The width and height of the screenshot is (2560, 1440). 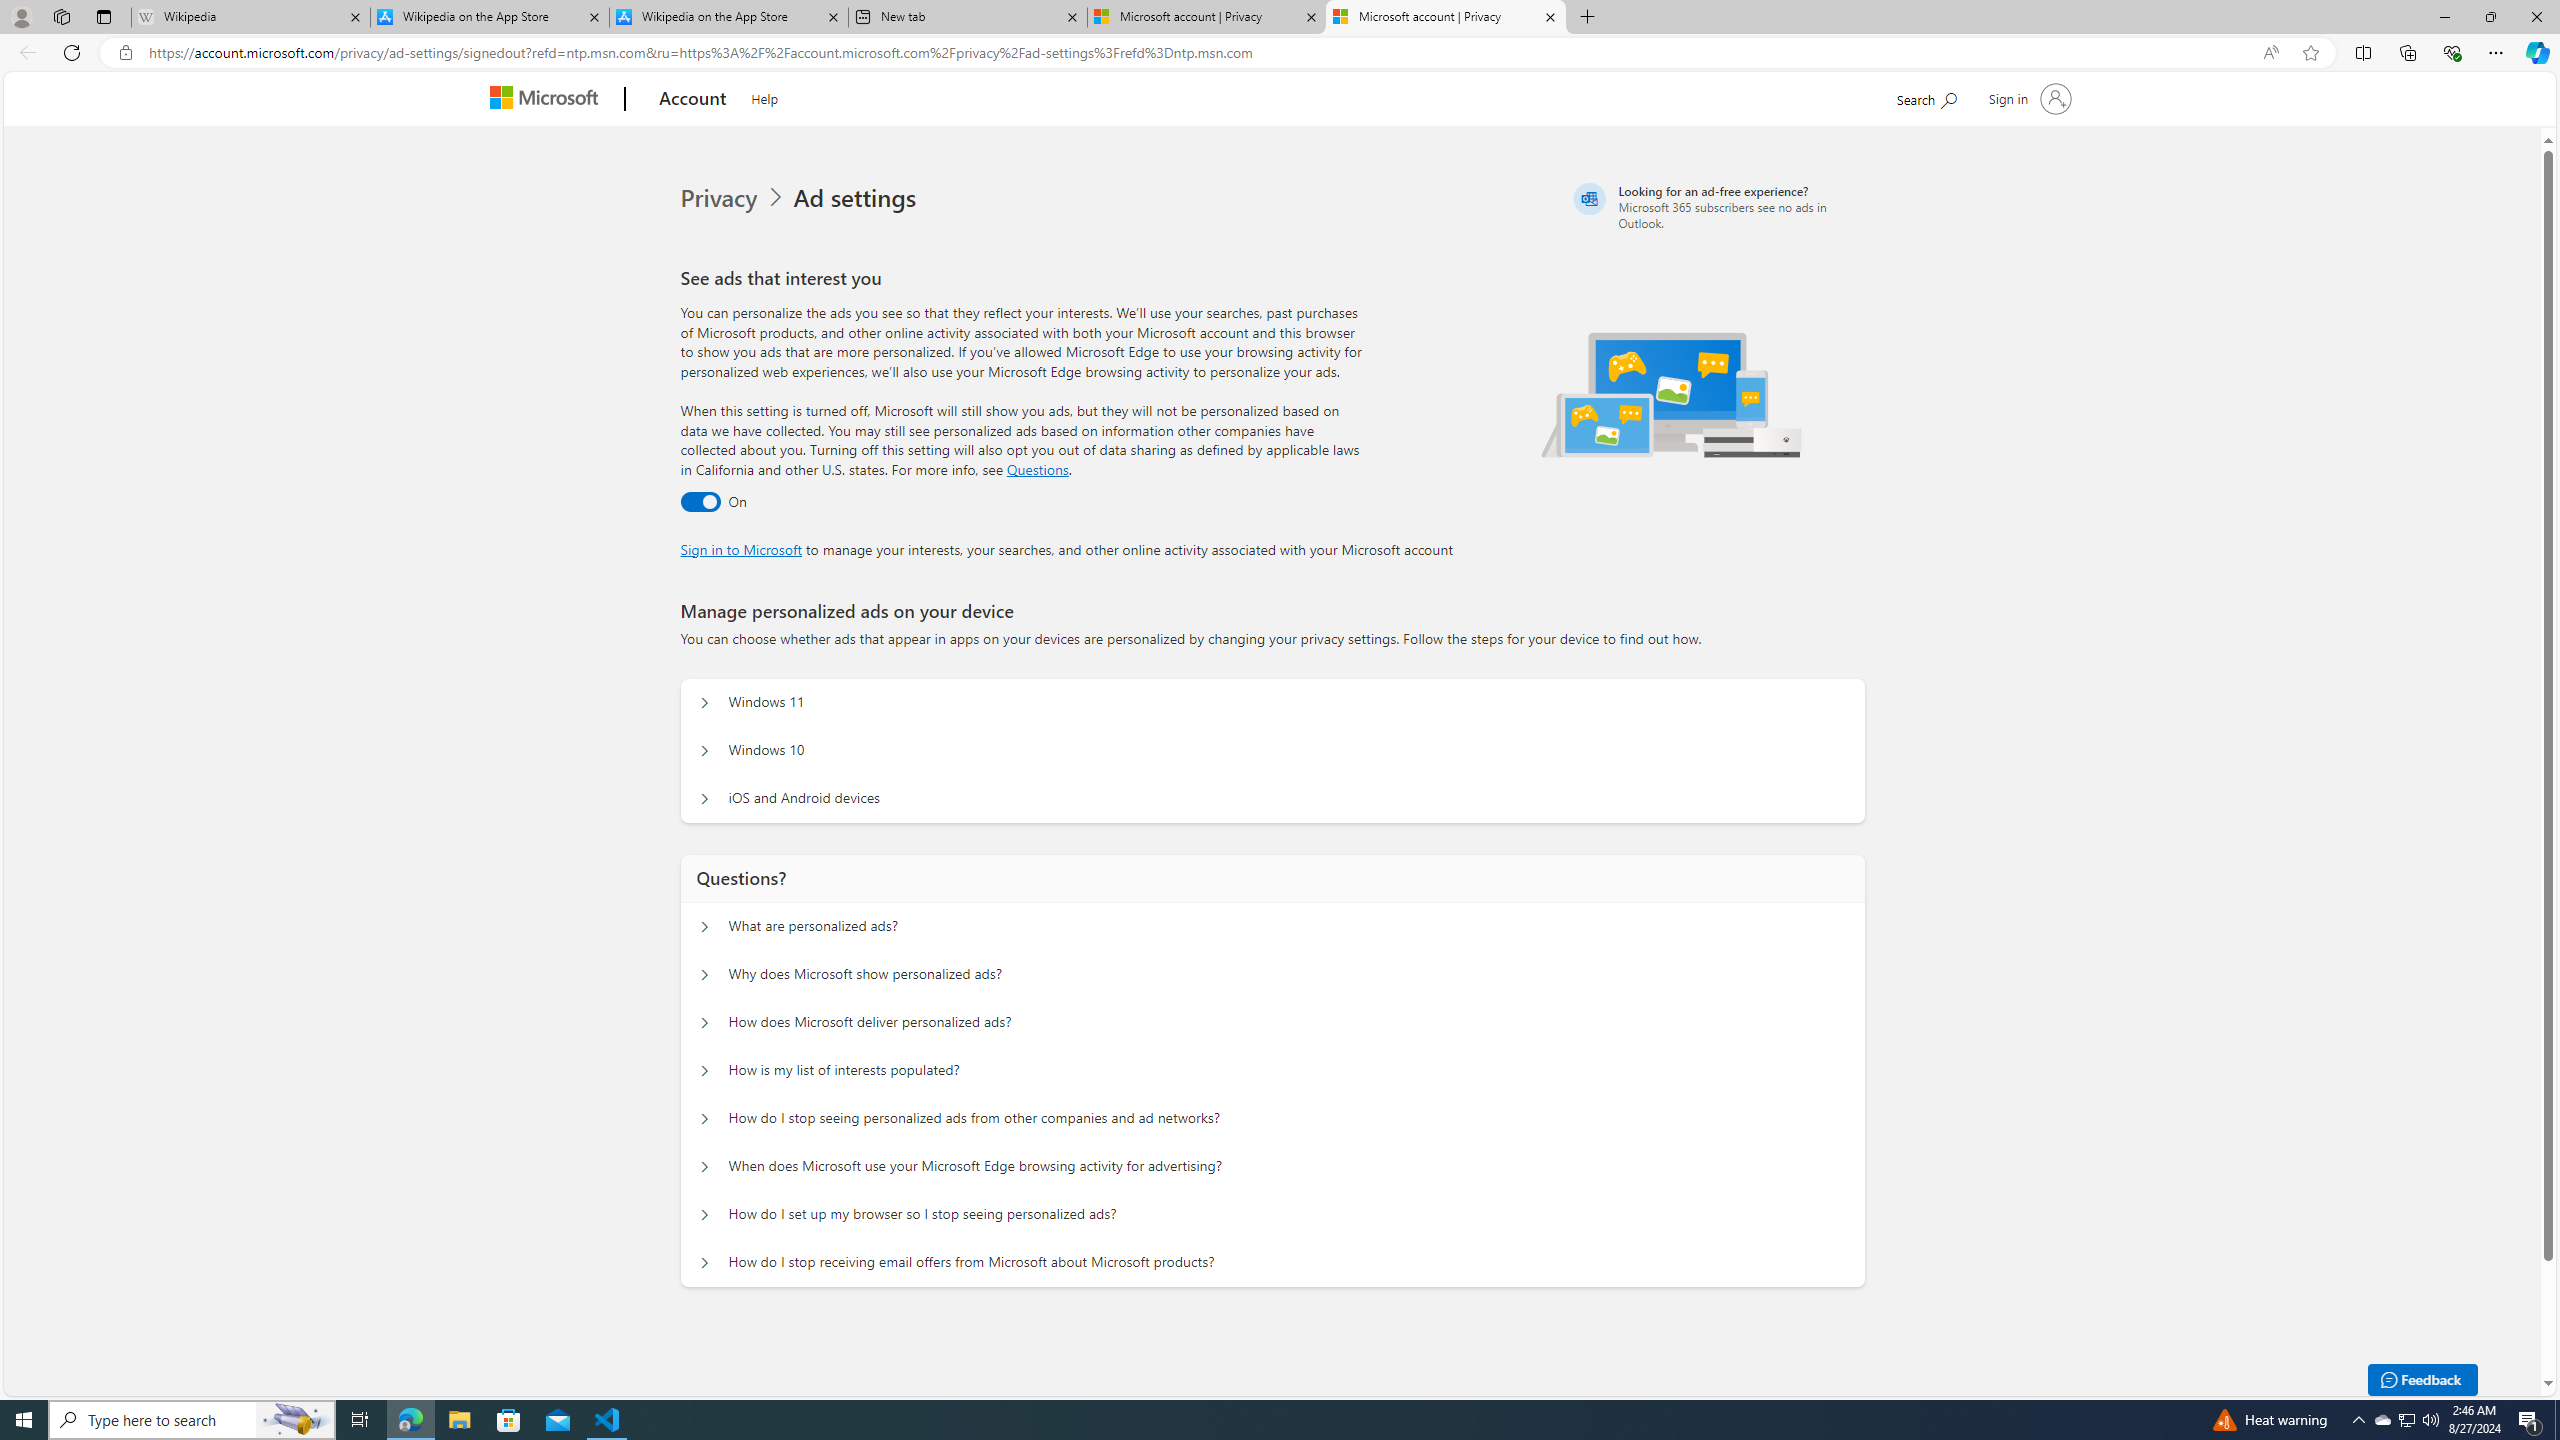 I want to click on 'Looking for an ad-free experience?', so click(x=1716, y=206).